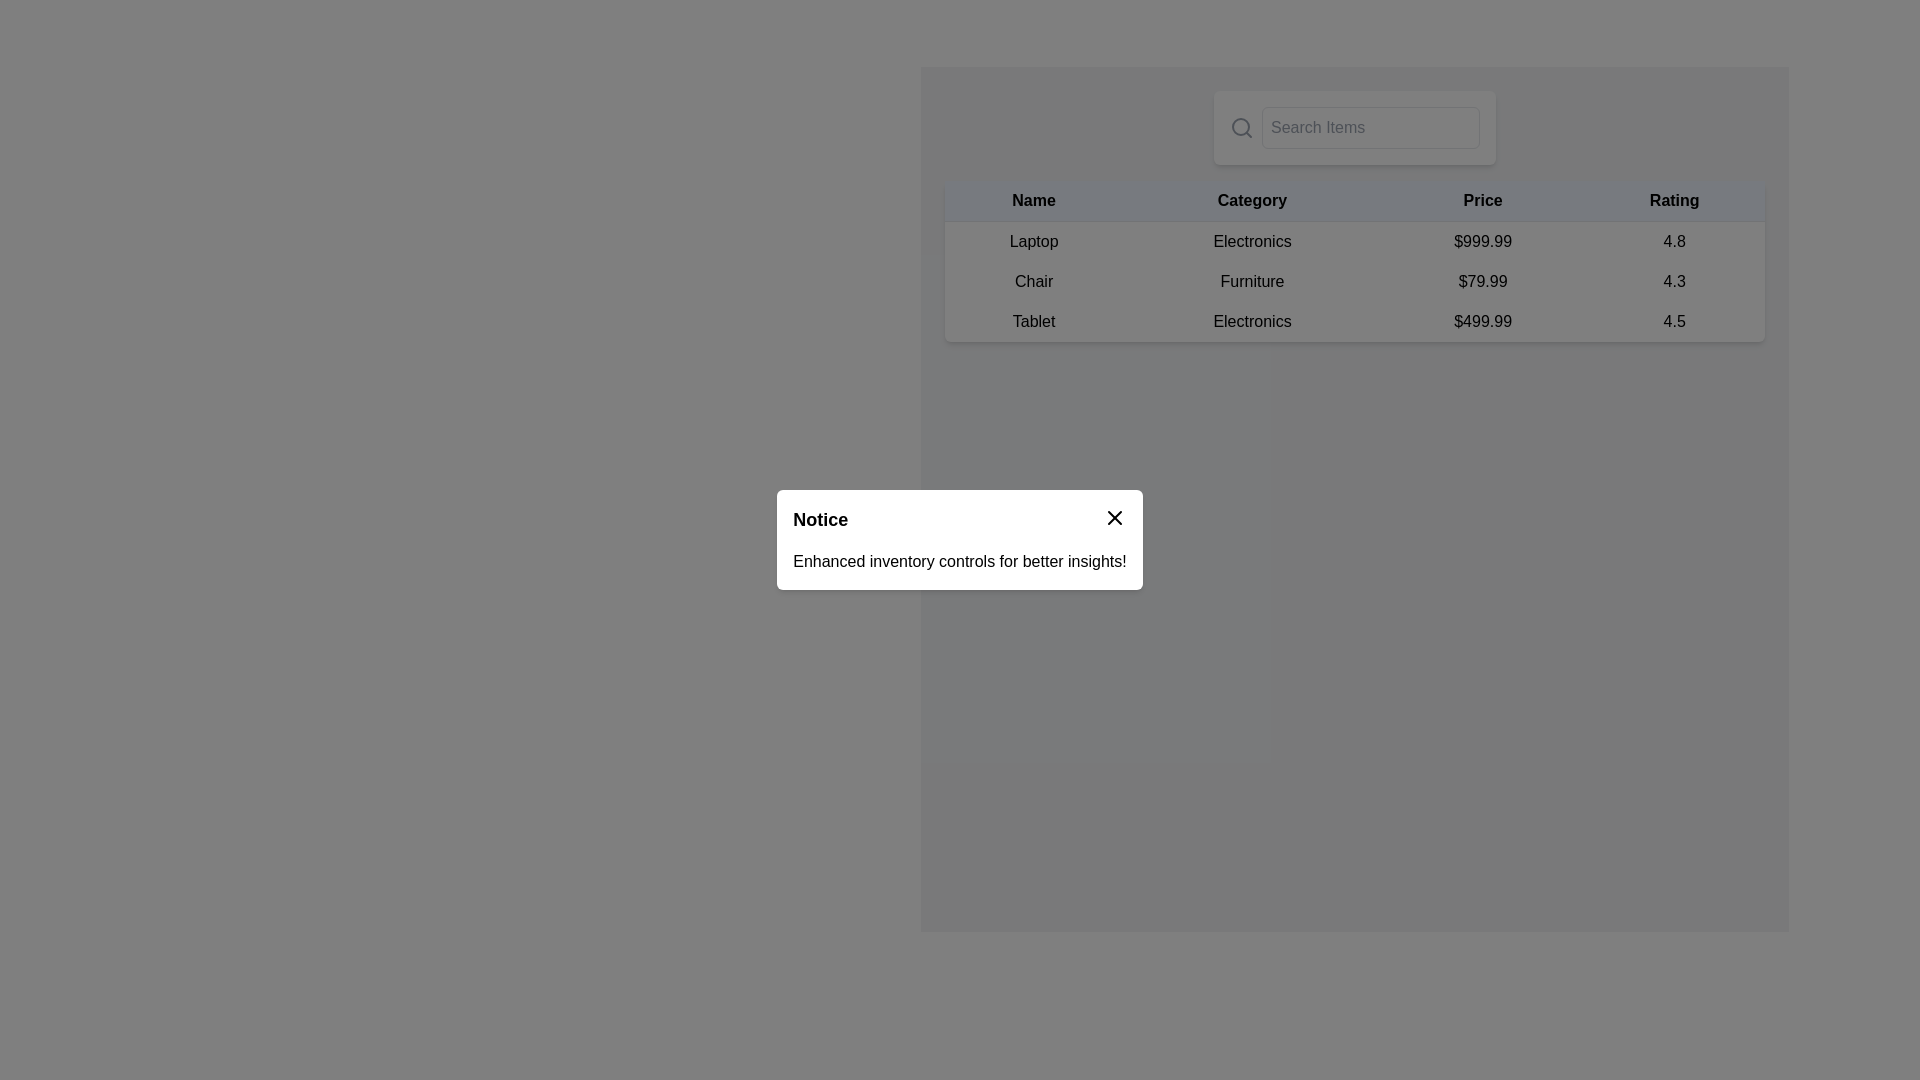 This screenshot has width=1920, height=1080. I want to click on the 'Category' text label, which is the second heading in a table, styled in bold black on a light gray background, so click(1251, 201).